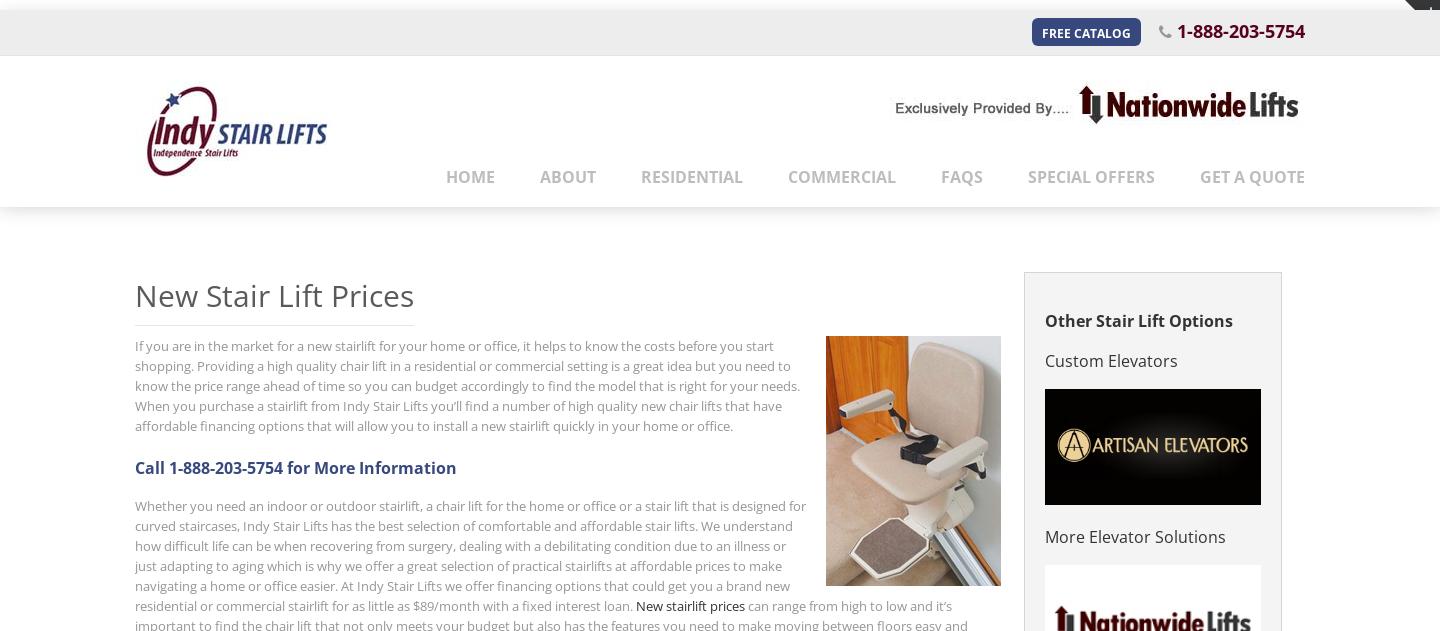 The height and width of the screenshot is (631, 1440). What do you see at coordinates (1090, 175) in the screenshot?
I see `'Special offers'` at bounding box center [1090, 175].